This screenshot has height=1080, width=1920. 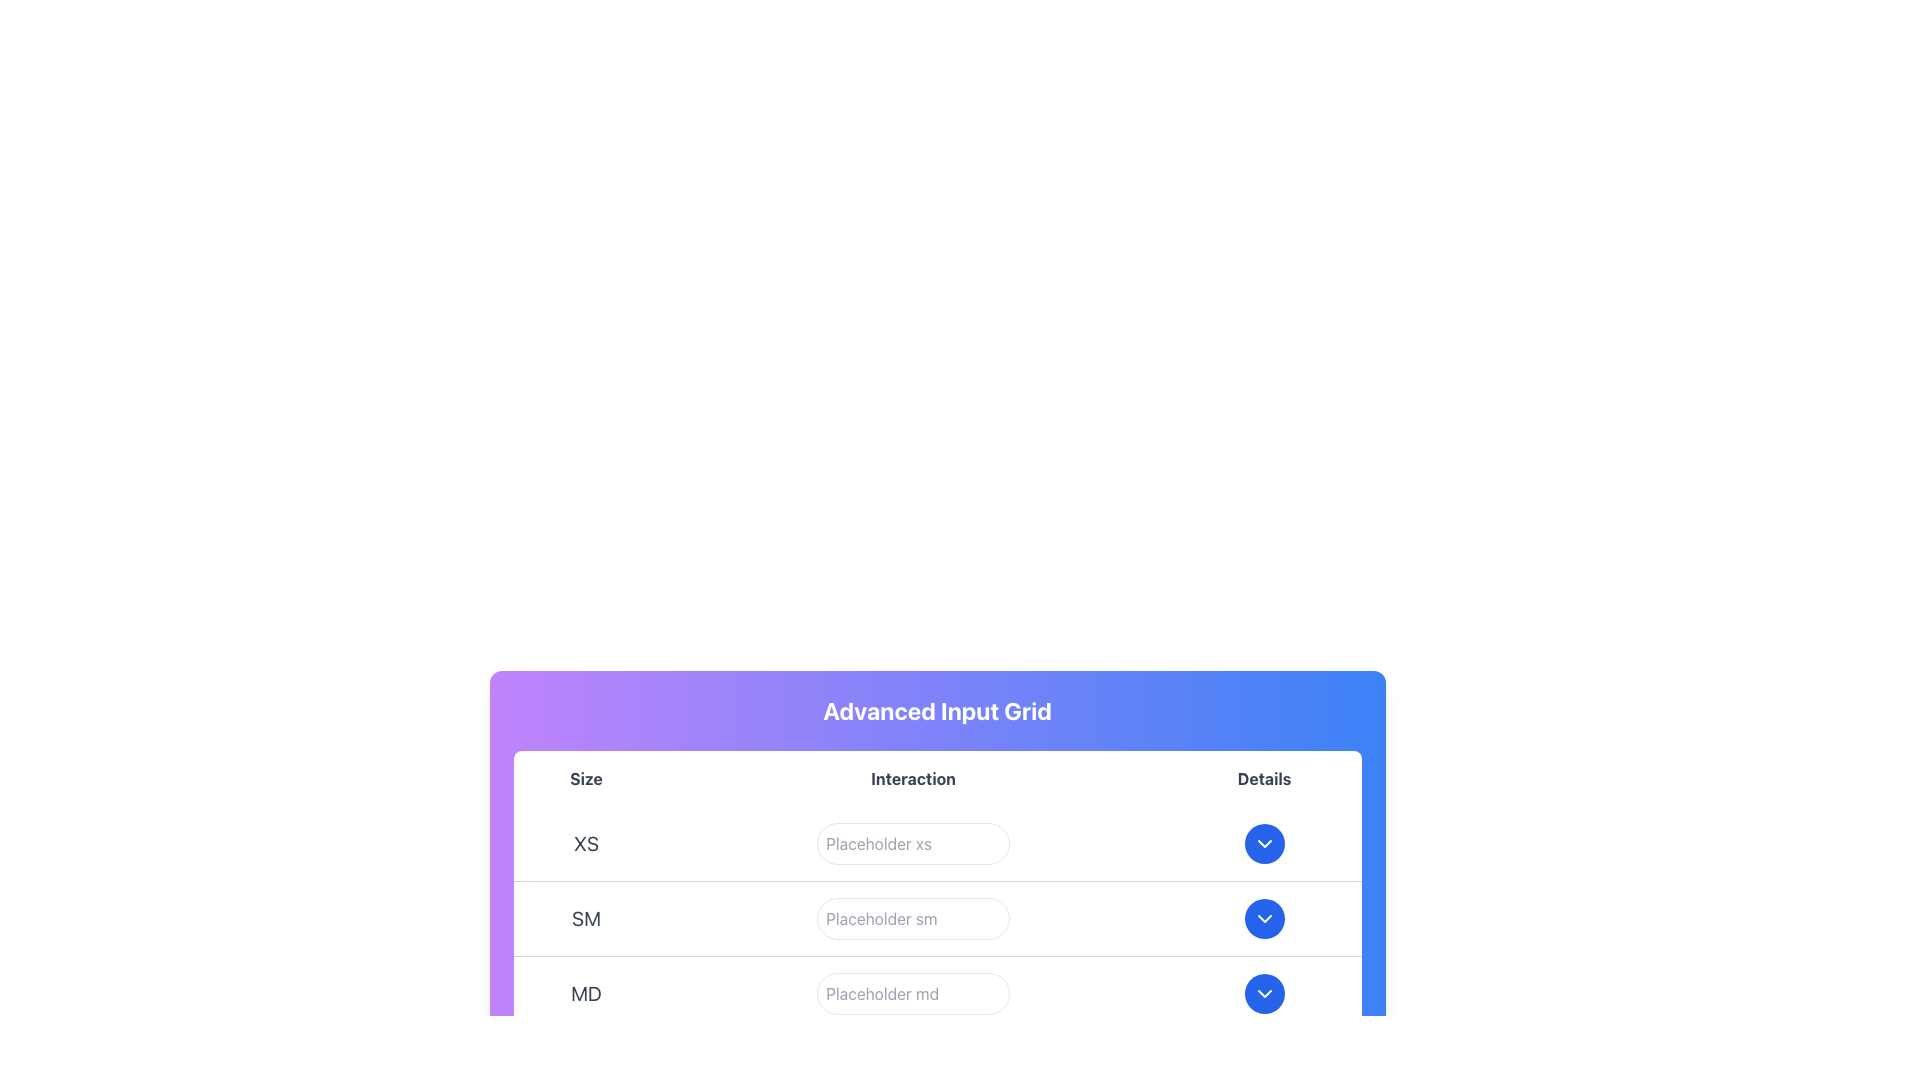 I want to click on the text input field, so click(x=912, y=994).